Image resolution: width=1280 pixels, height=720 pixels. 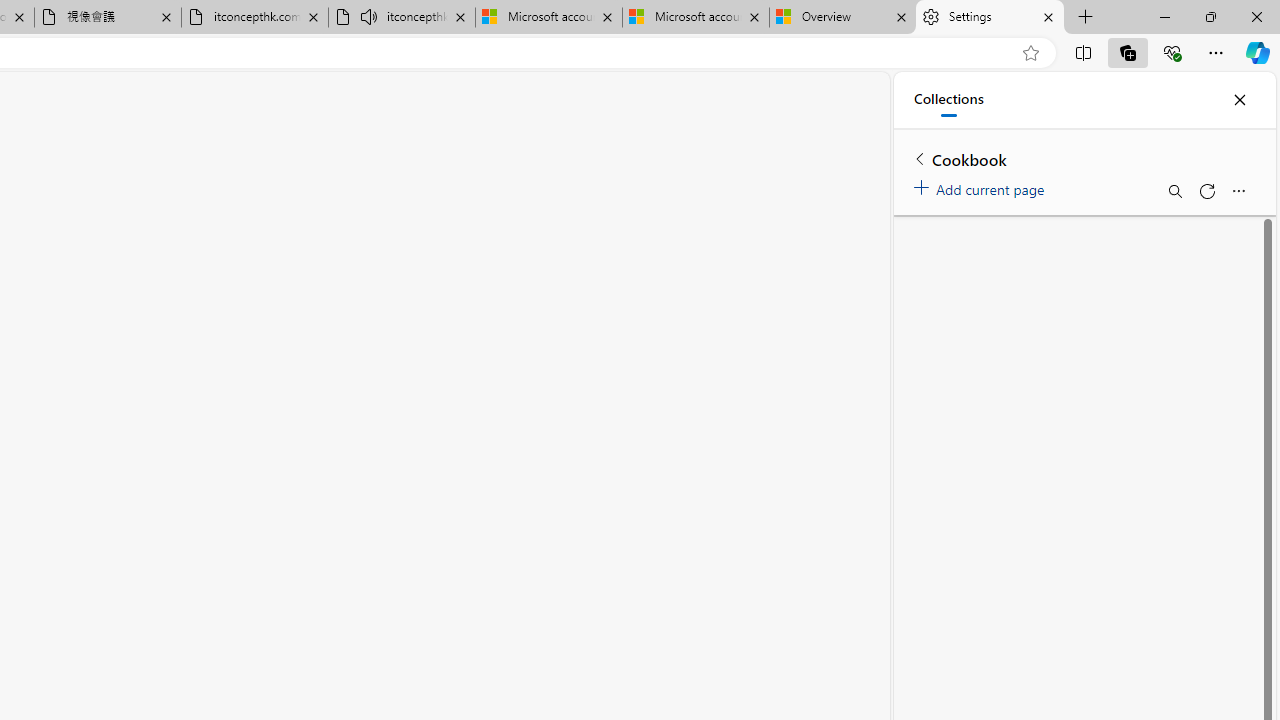 What do you see at coordinates (843, 17) in the screenshot?
I see `'Overview'` at bounding box center [843, 17].